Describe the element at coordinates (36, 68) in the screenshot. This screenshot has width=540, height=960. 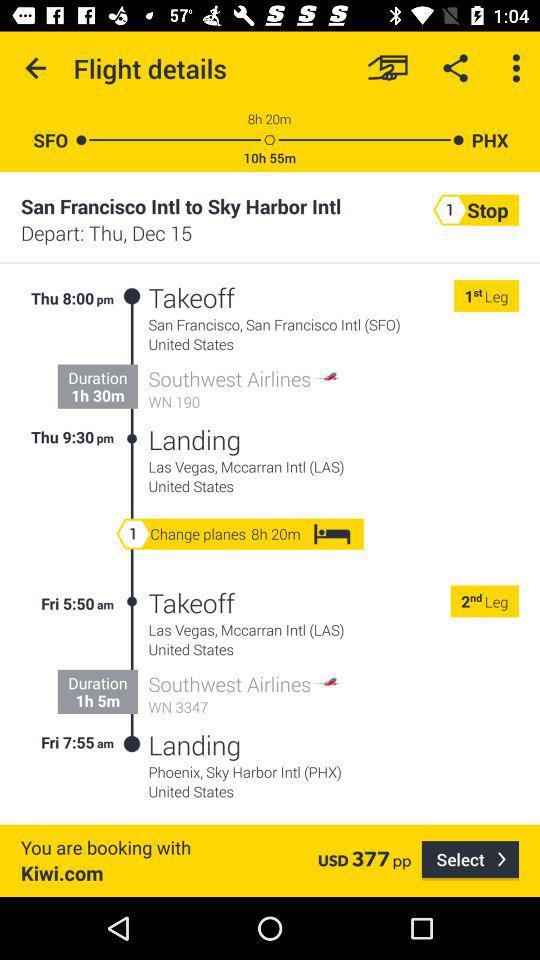
I see `icon to the left of flight details item` at that location.